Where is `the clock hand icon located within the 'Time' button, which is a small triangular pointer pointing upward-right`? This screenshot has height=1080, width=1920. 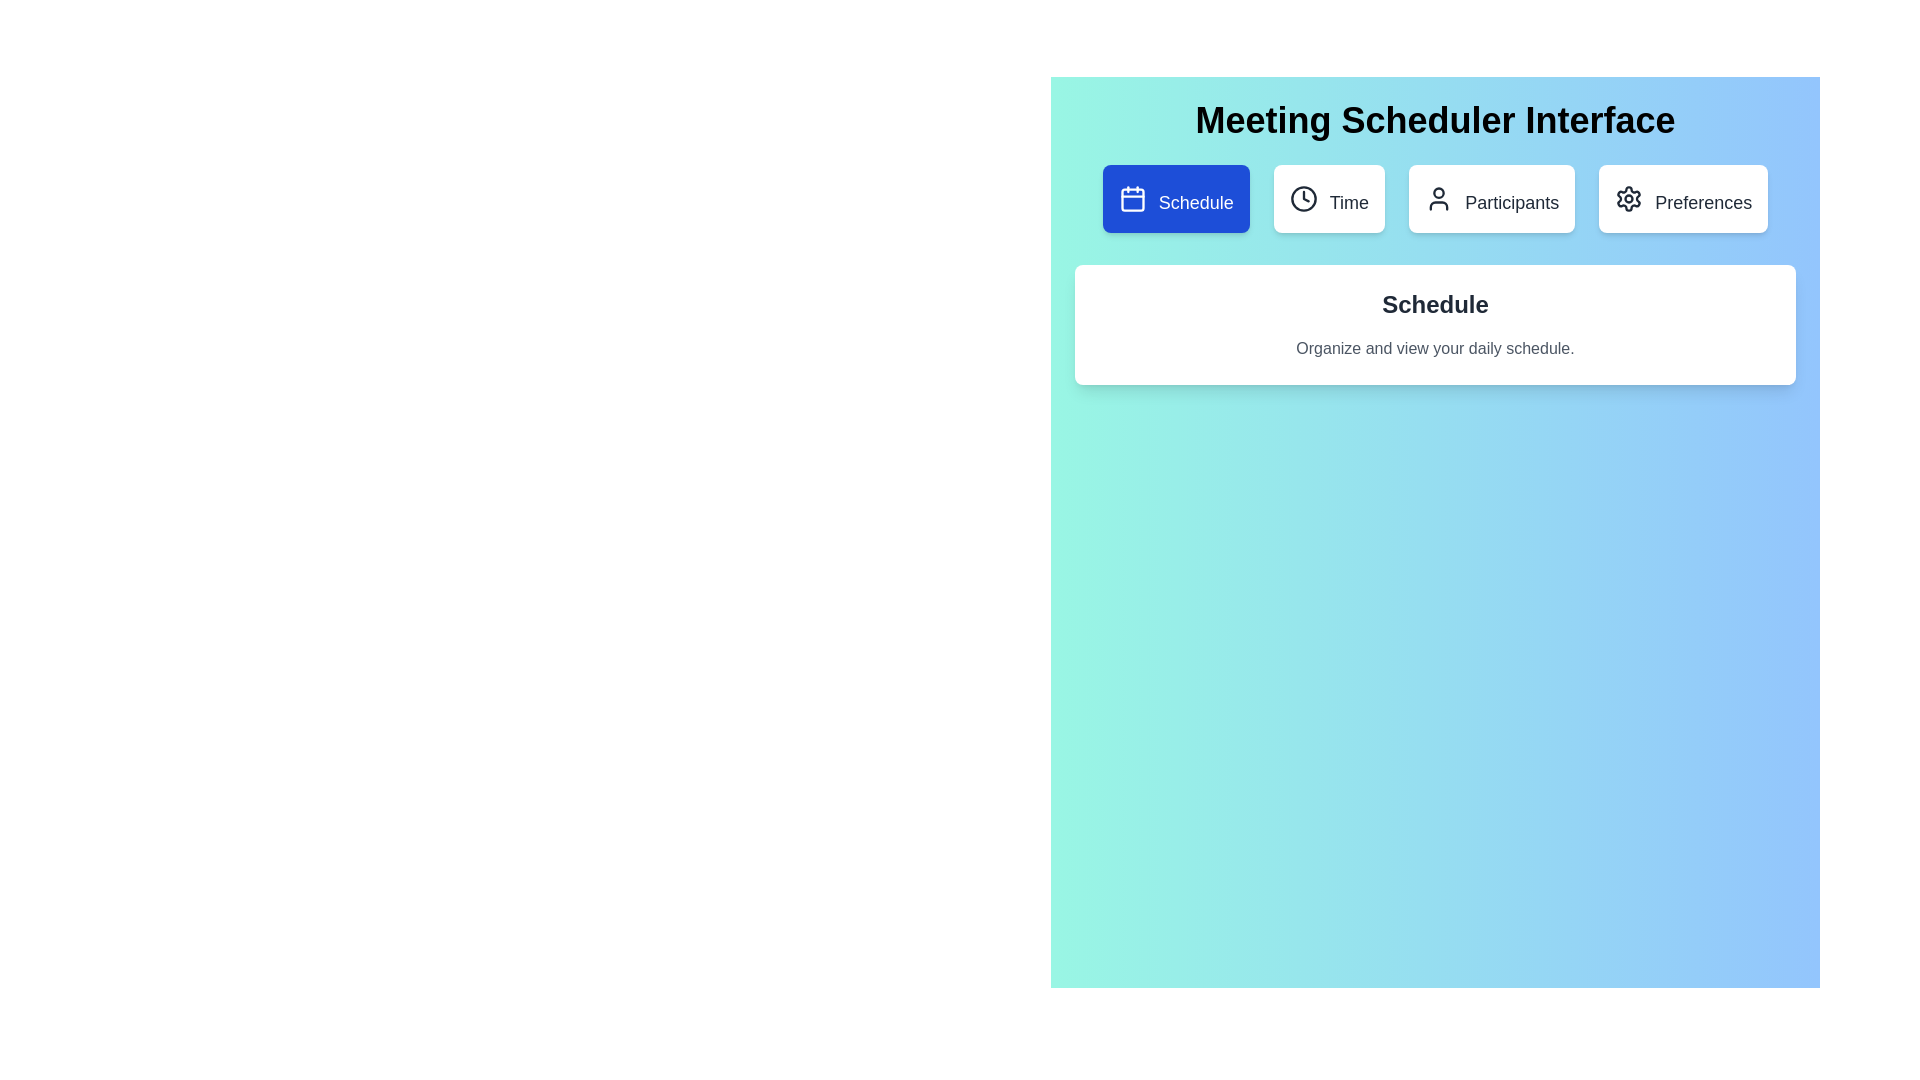 the clock hand icon located within the 'Time' button, which is a small triangular pointer pointing upward-right is located at coordinates (1306, 196).